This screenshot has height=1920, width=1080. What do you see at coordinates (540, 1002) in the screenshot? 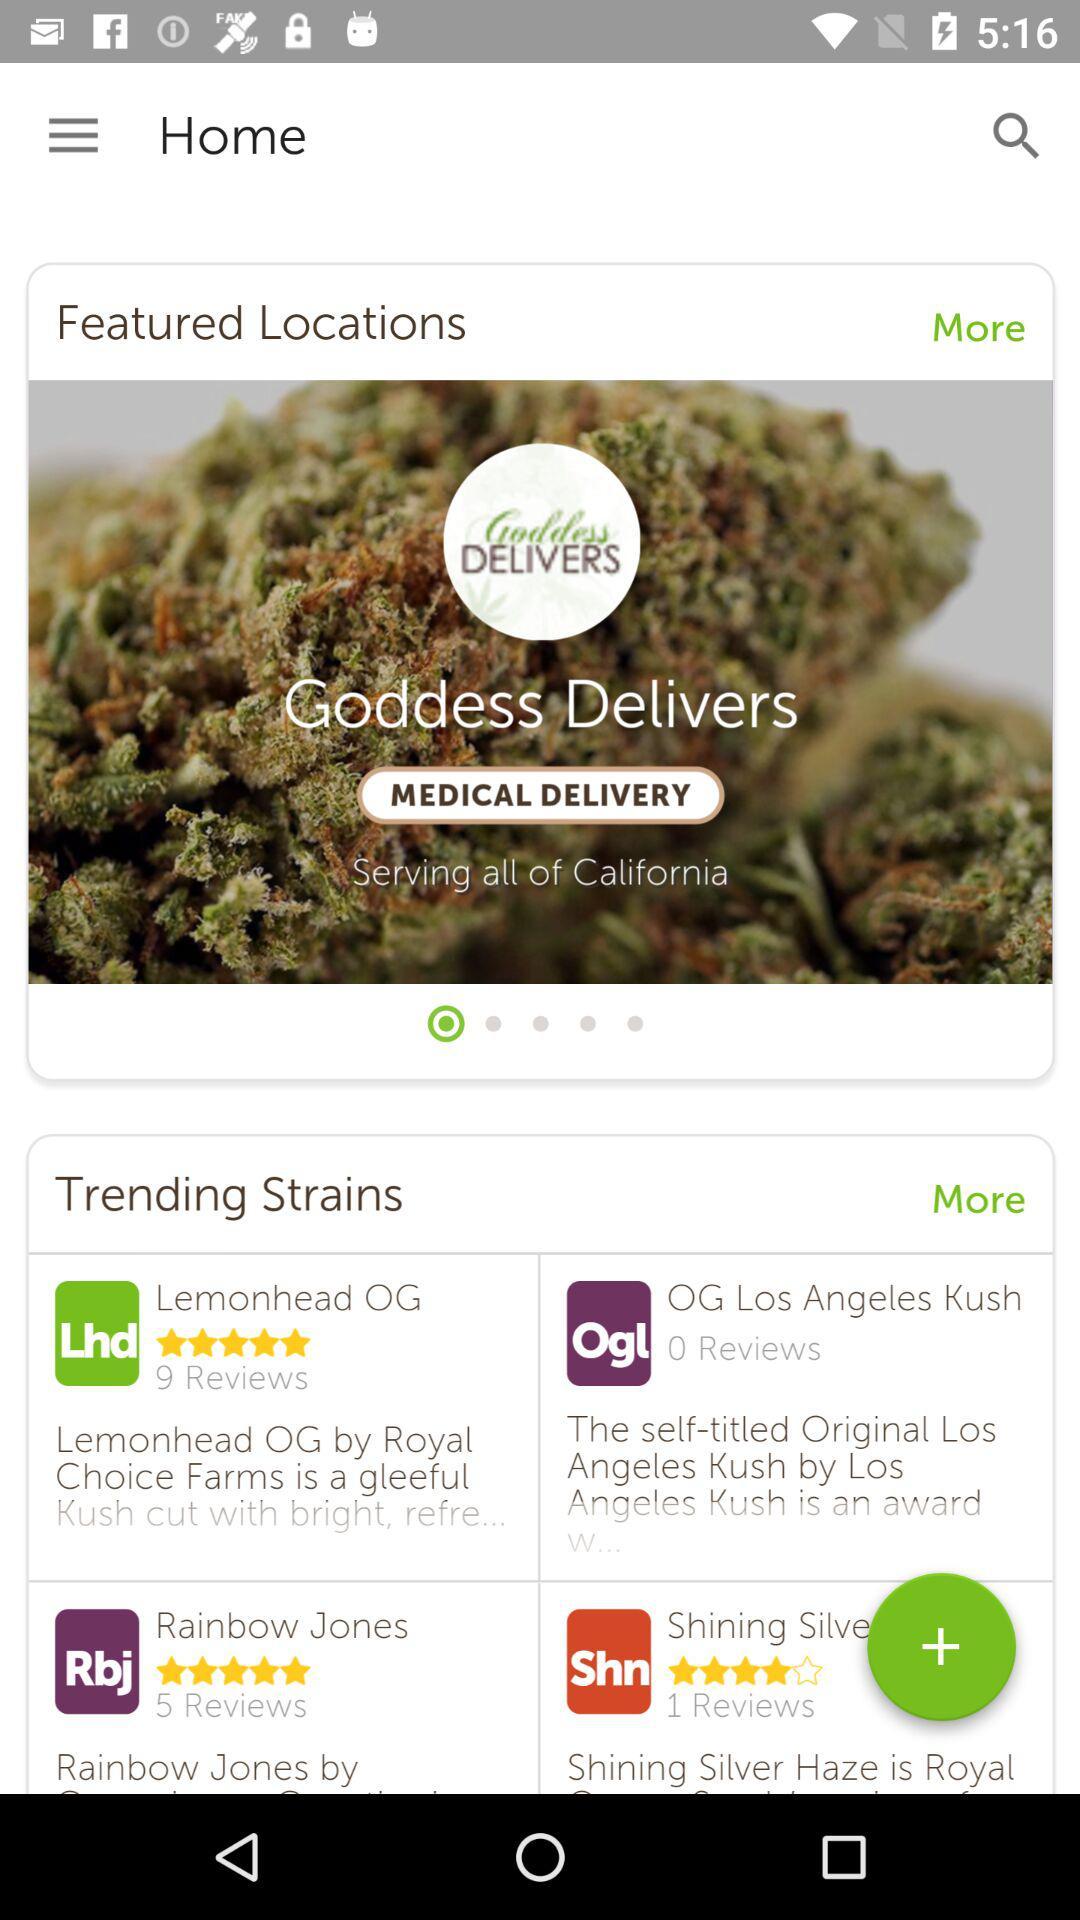
I see `click discription` at bounding box center [540, 1002].